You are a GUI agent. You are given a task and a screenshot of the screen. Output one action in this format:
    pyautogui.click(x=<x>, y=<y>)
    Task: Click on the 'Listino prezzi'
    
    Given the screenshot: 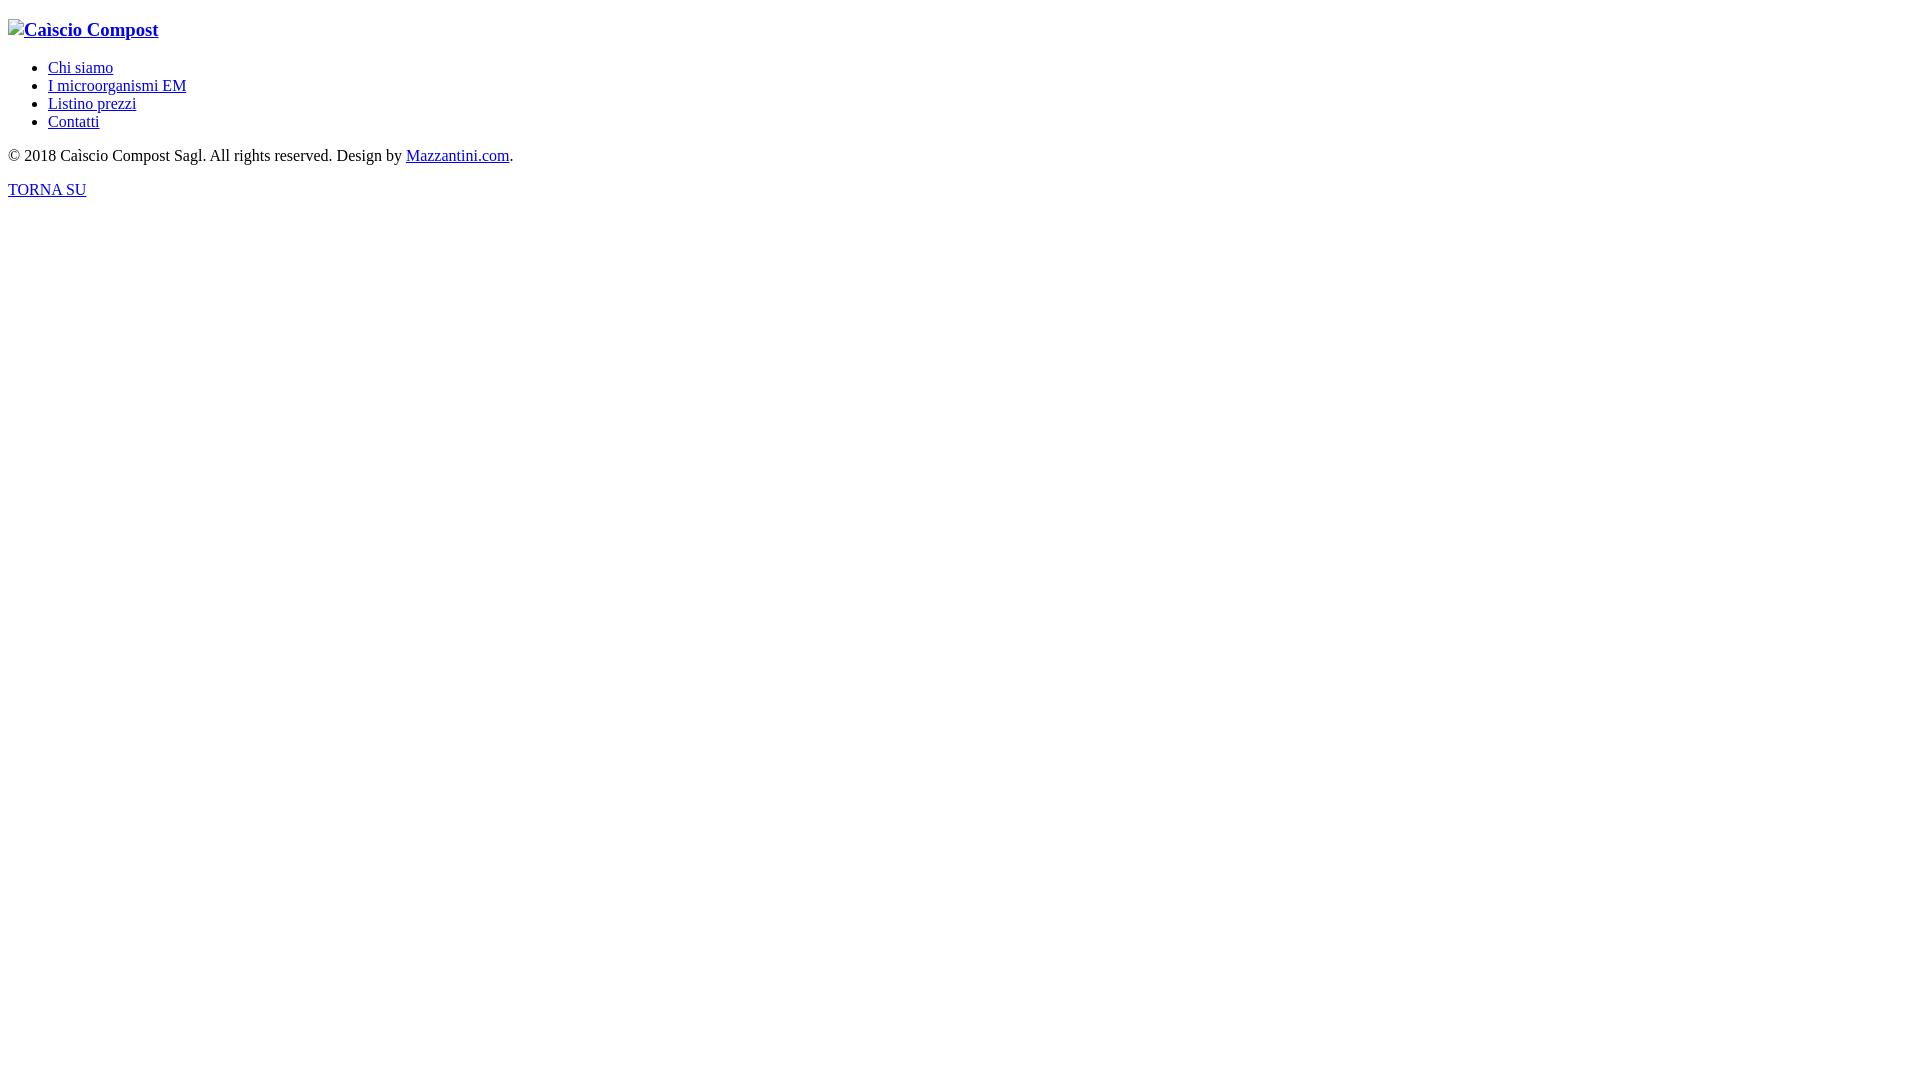 What is the action you would take?
    pyautogui.click(x=90, y=103)
    